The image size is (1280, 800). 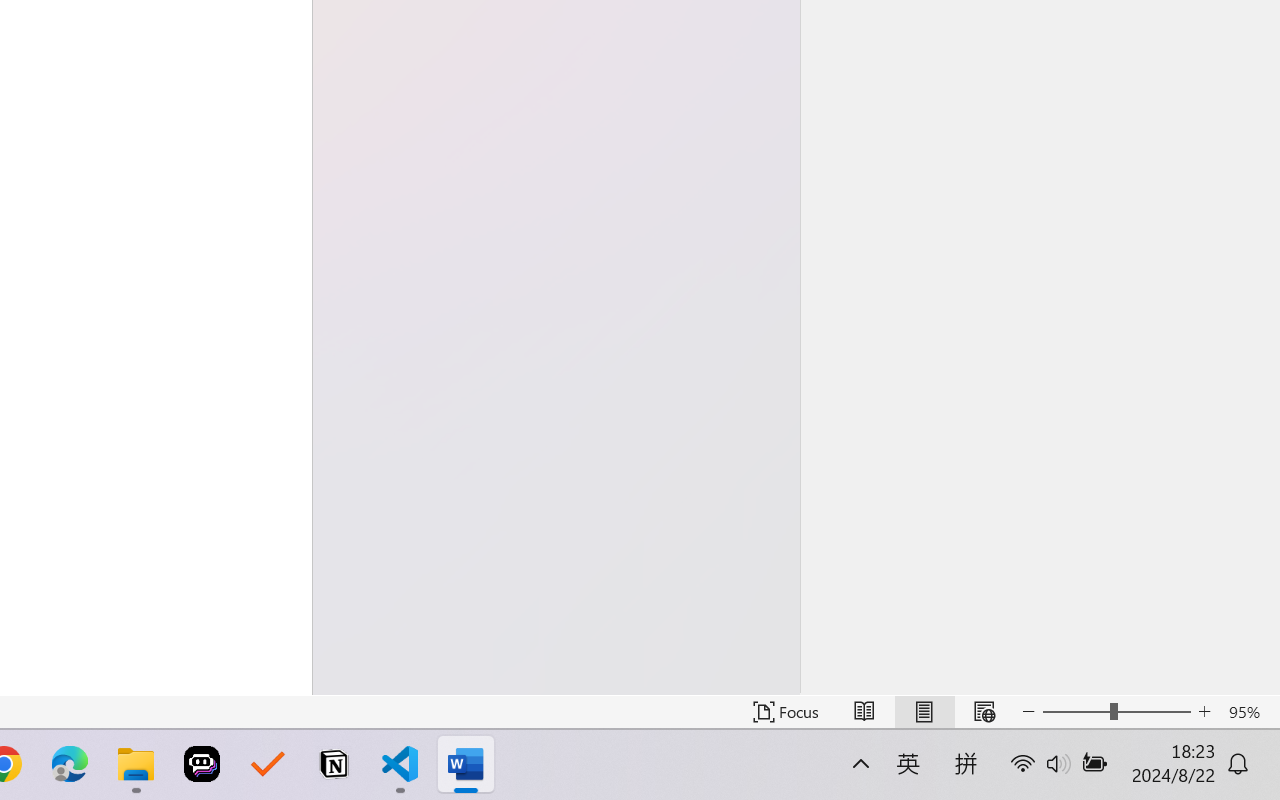 I want to click on 'Zoom 95%', so click(x=1248, y=711).